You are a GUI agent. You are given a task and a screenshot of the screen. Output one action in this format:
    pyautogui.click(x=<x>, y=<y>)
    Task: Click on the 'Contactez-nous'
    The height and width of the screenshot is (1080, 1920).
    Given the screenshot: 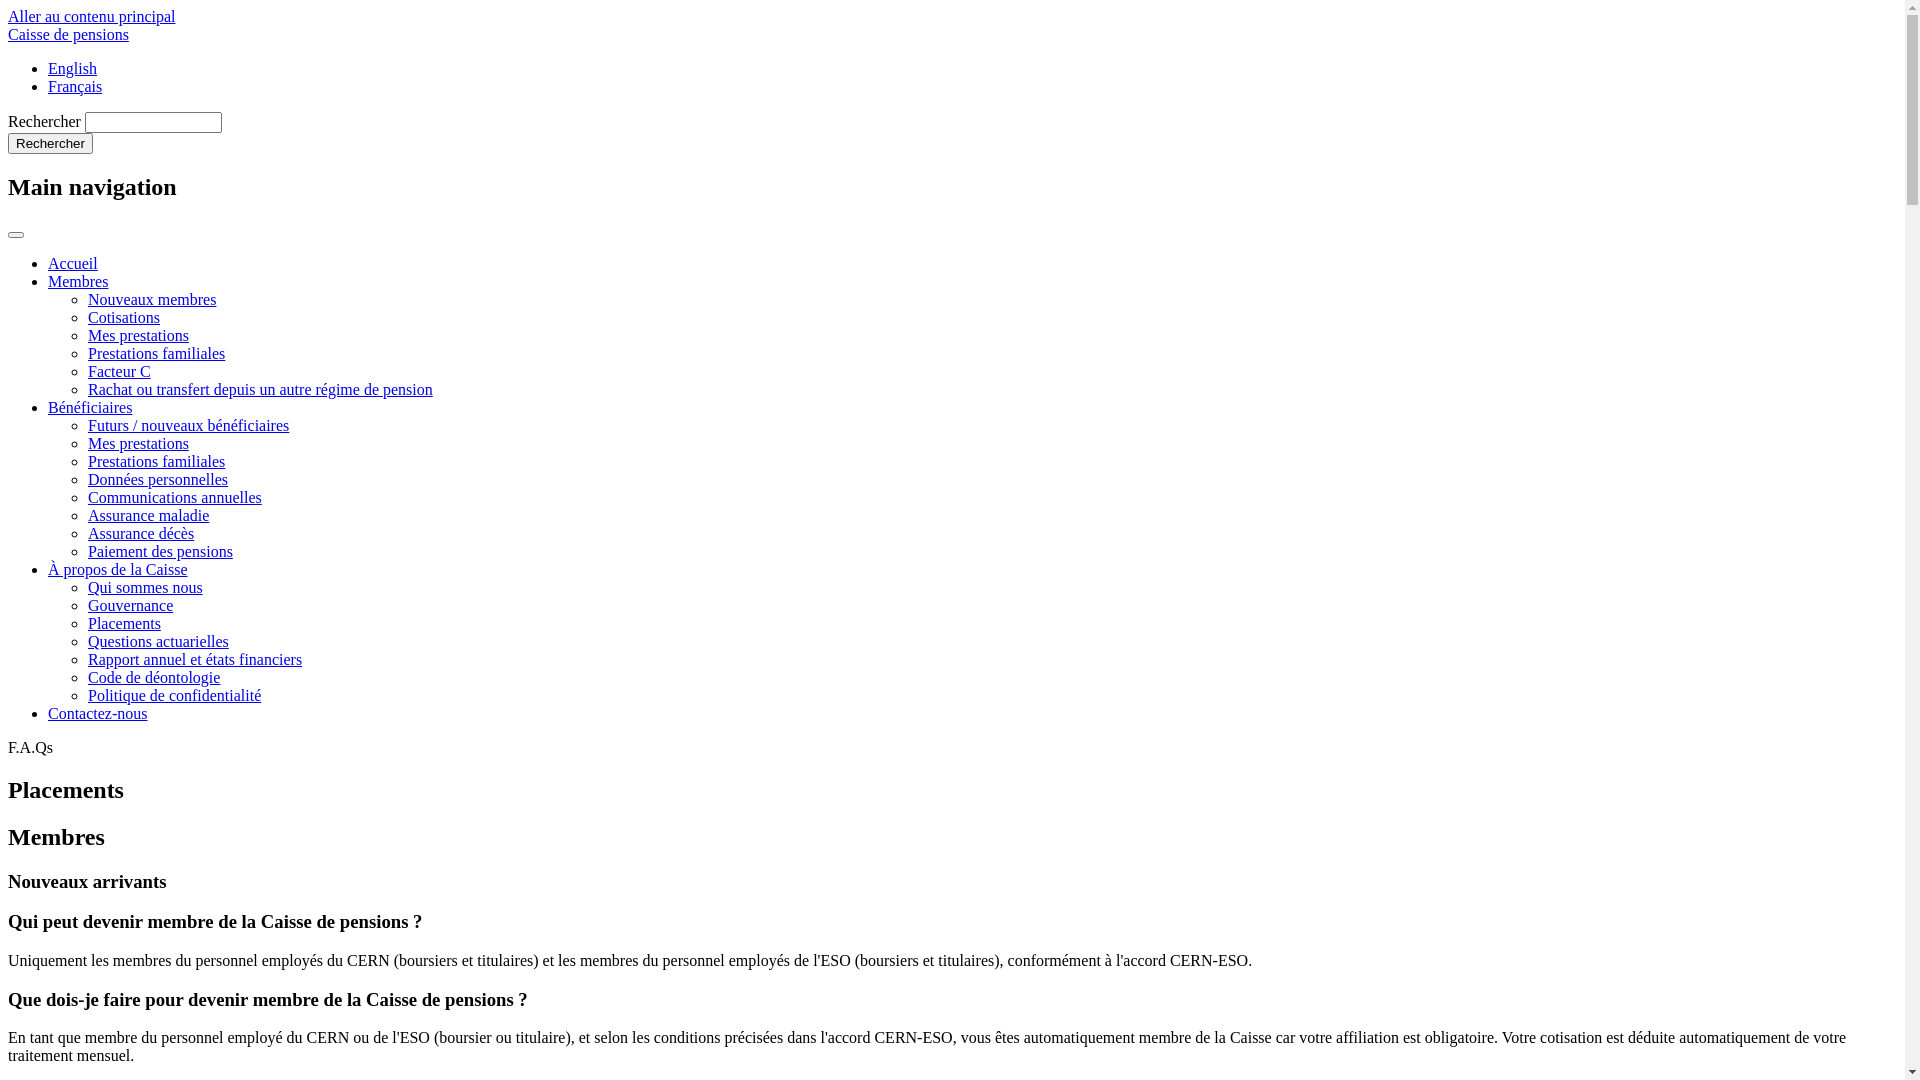 What is the action you would take?
    pyautogui.click(x=48, y=712)
    